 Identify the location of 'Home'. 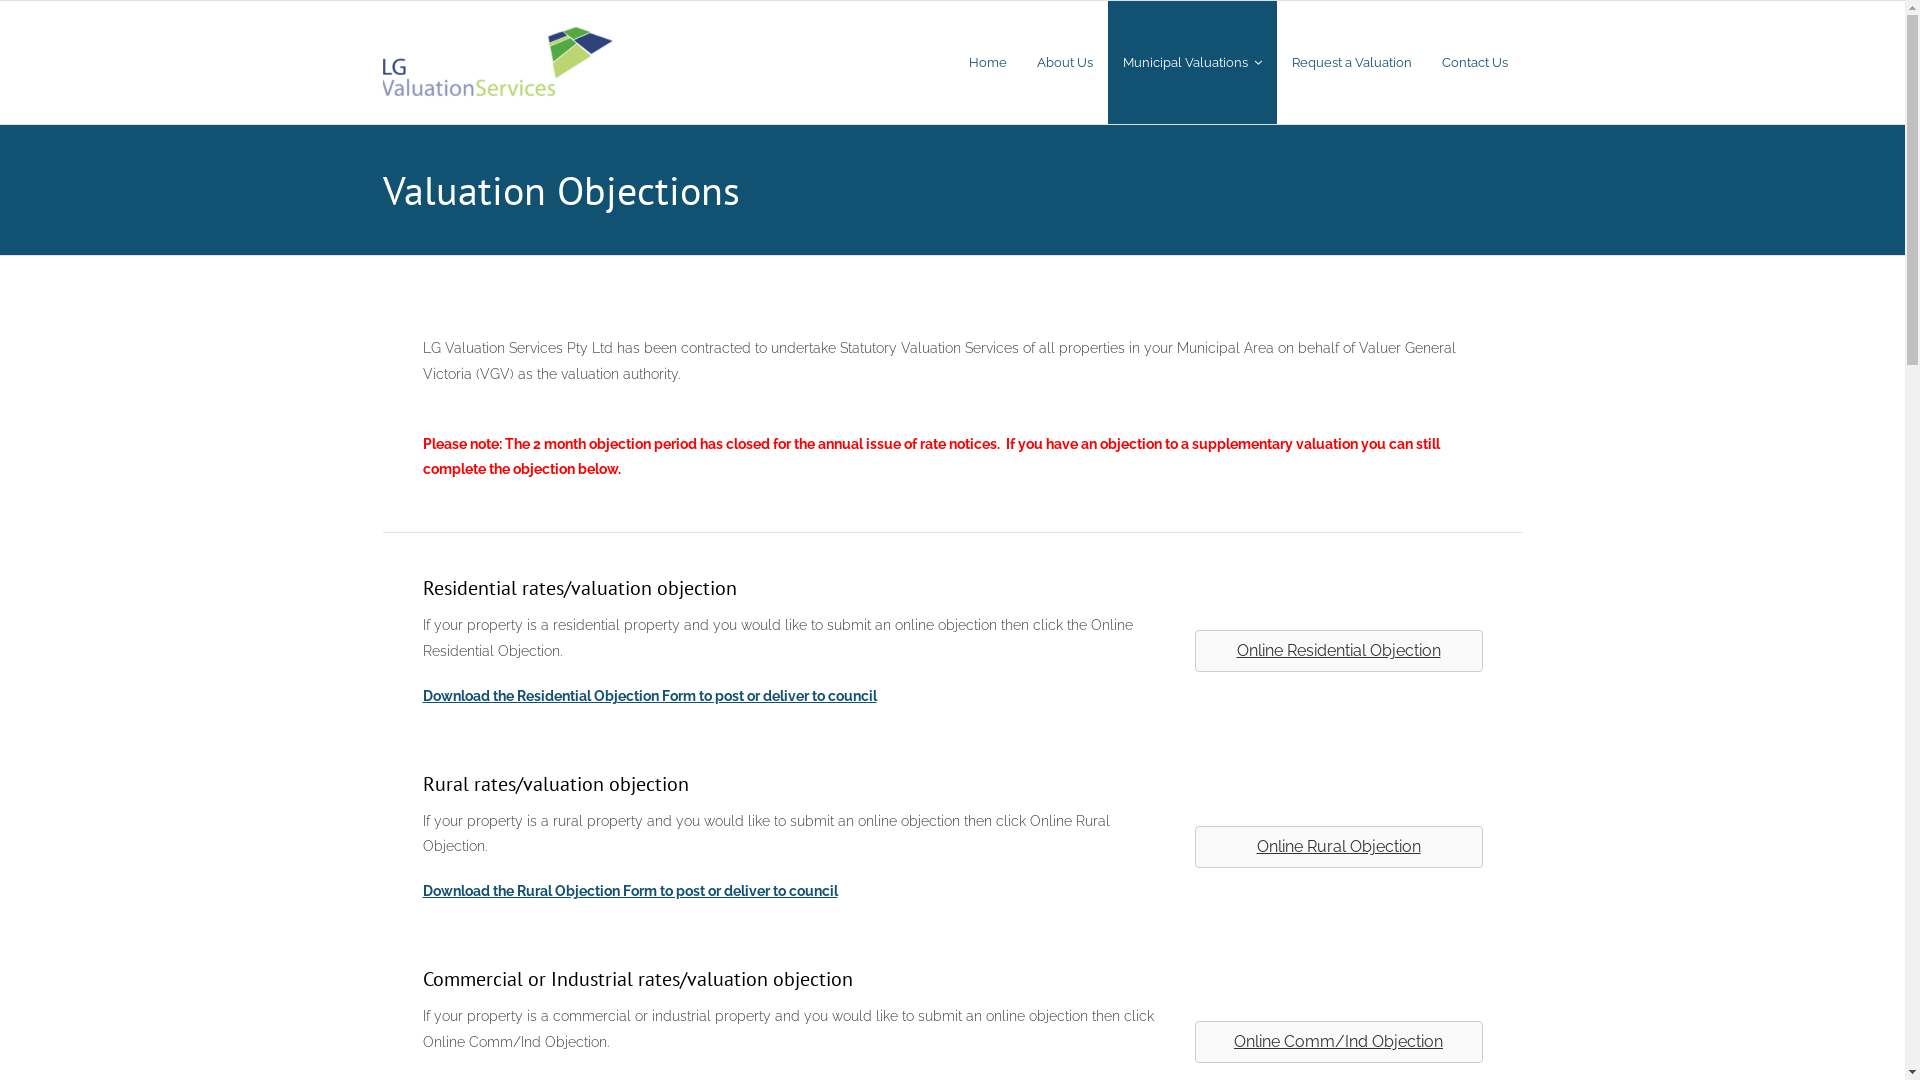
(988, 61).